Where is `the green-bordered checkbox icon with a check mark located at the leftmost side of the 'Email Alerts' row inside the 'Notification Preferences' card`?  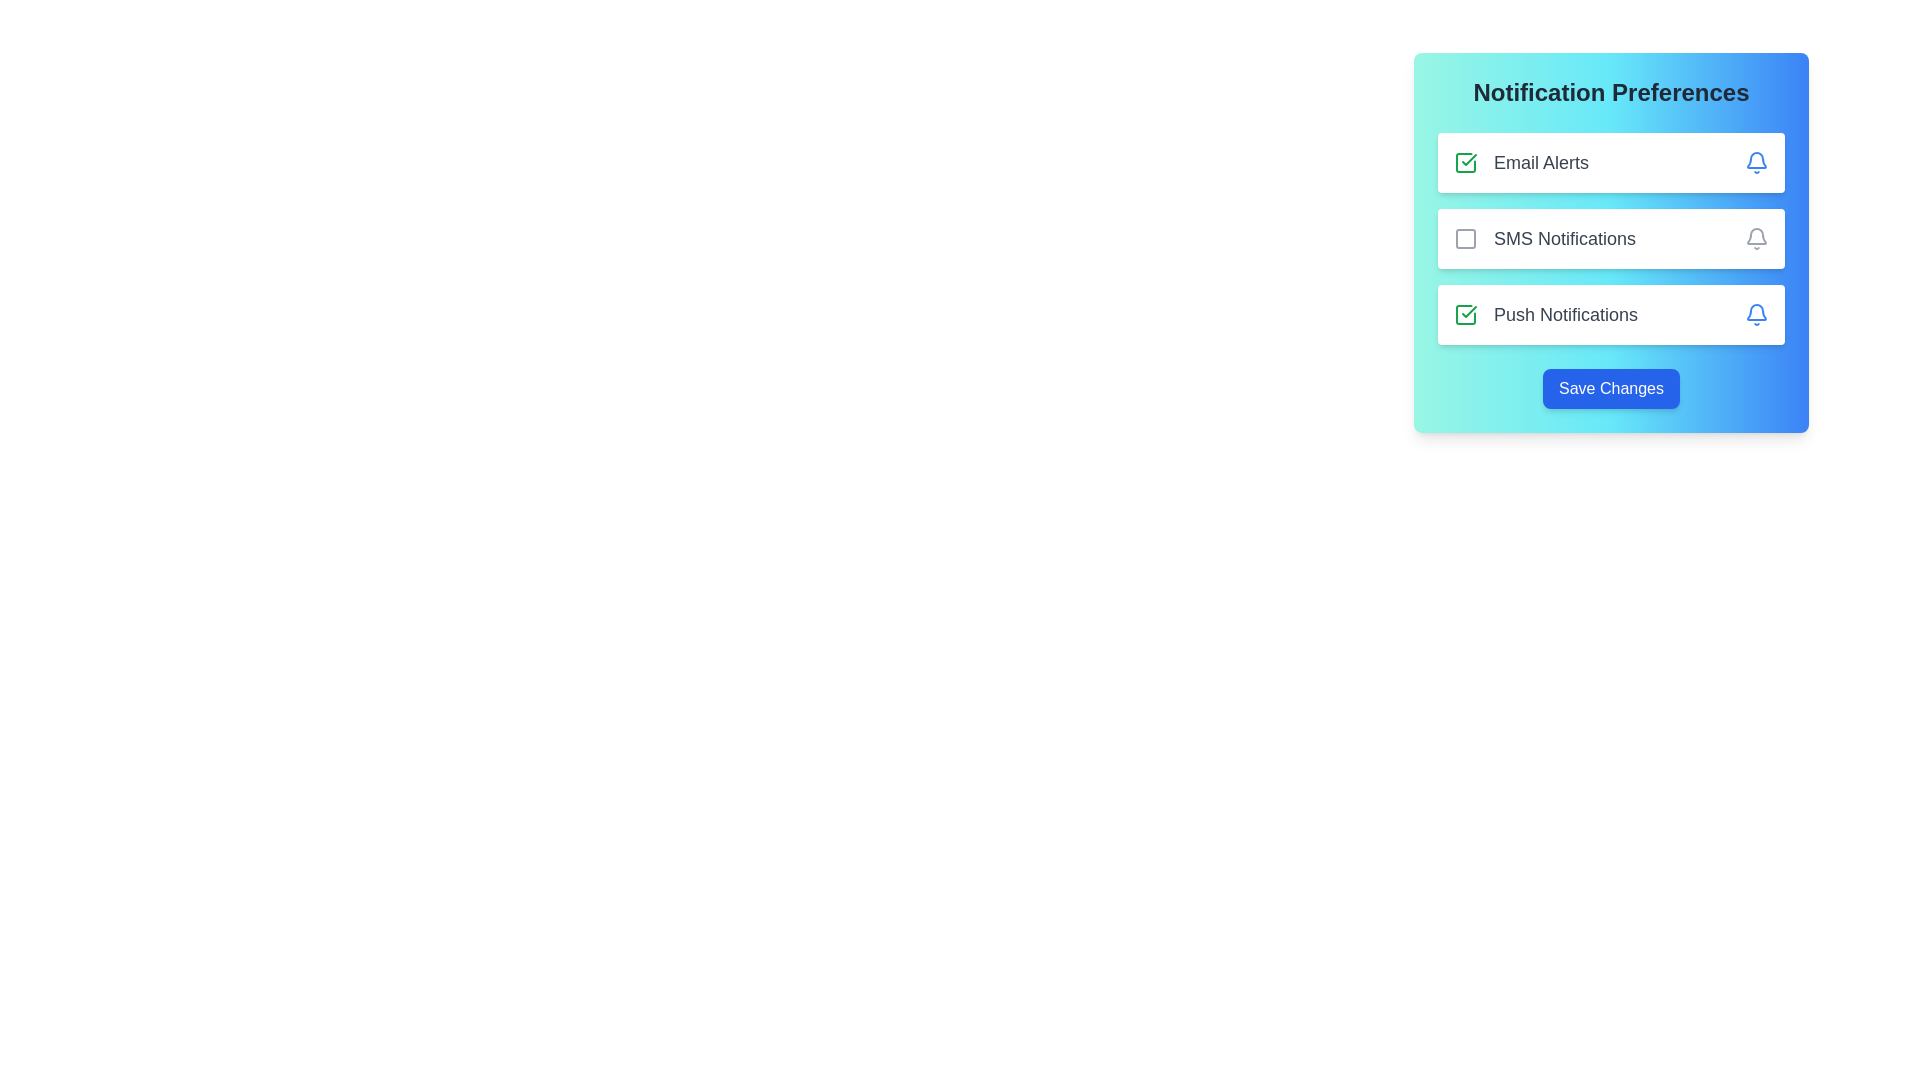 the green-bordered checkbox icon with a check mark located at the leftmost side of the 'Email Alerts' row inside the 'Notification Preferences' card is located at coordinates (1465, 161).